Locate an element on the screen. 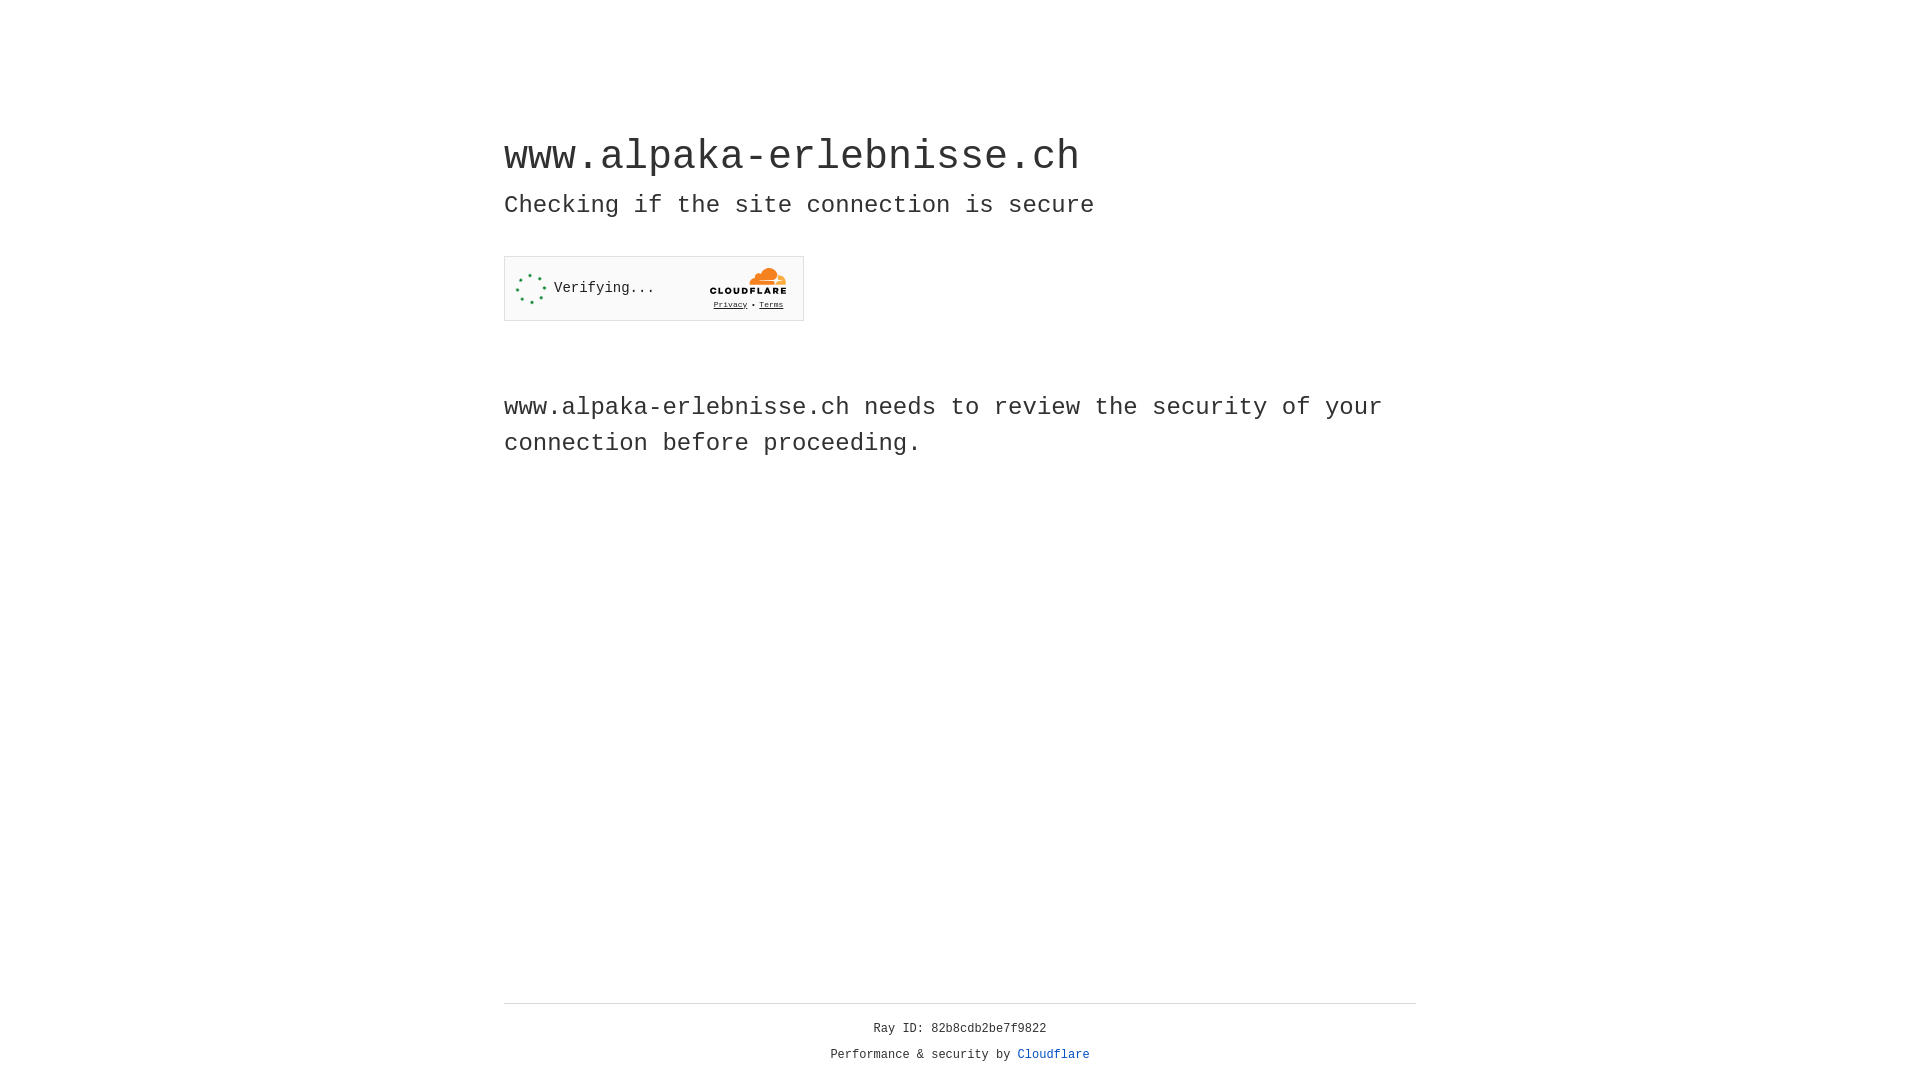 The image size is (1920, 1080). 'Widget containing a Cloudflare security challenge' is located at coordinates (653, 288).